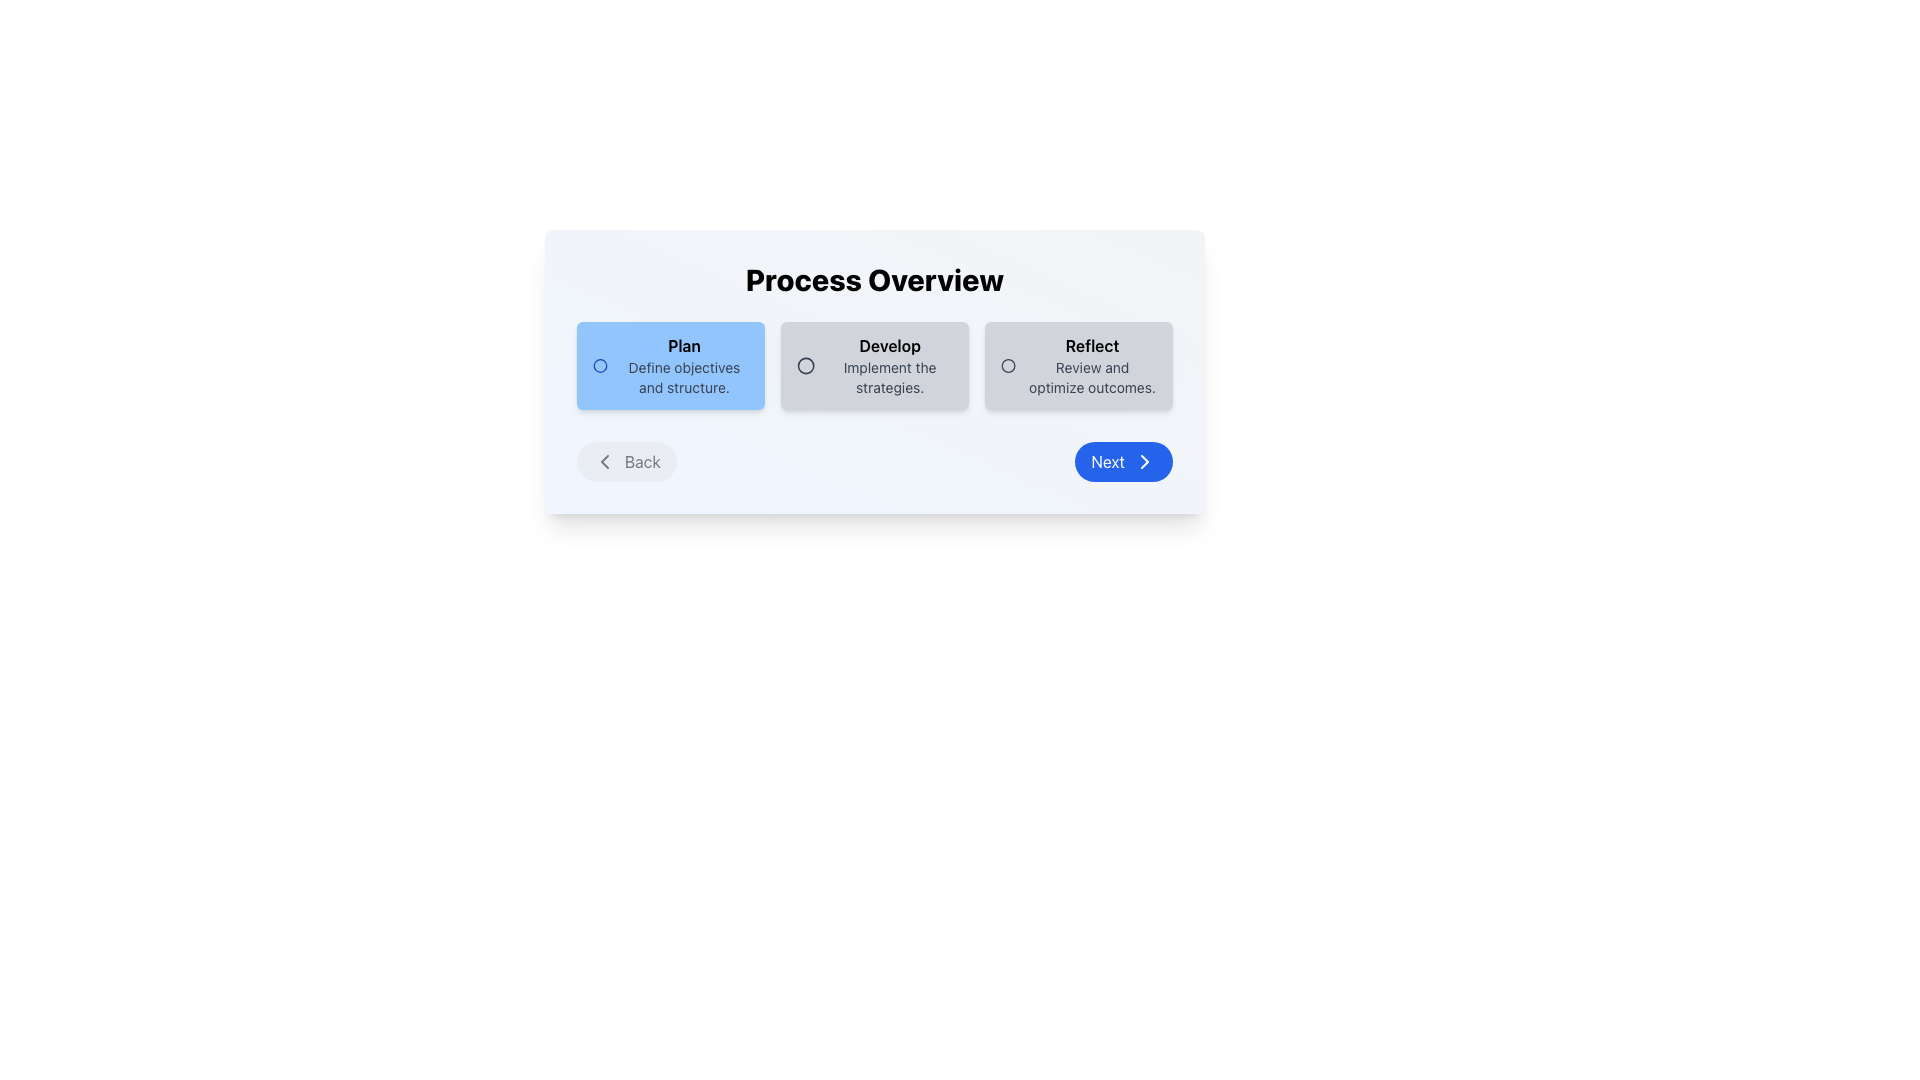 Image resolution: width=1920 pixels, height=1080 pixels. Describe the element at coordinates (874, 366) in the screenshot. I see `the interactive radio button labeled 'Develop'` at that location.